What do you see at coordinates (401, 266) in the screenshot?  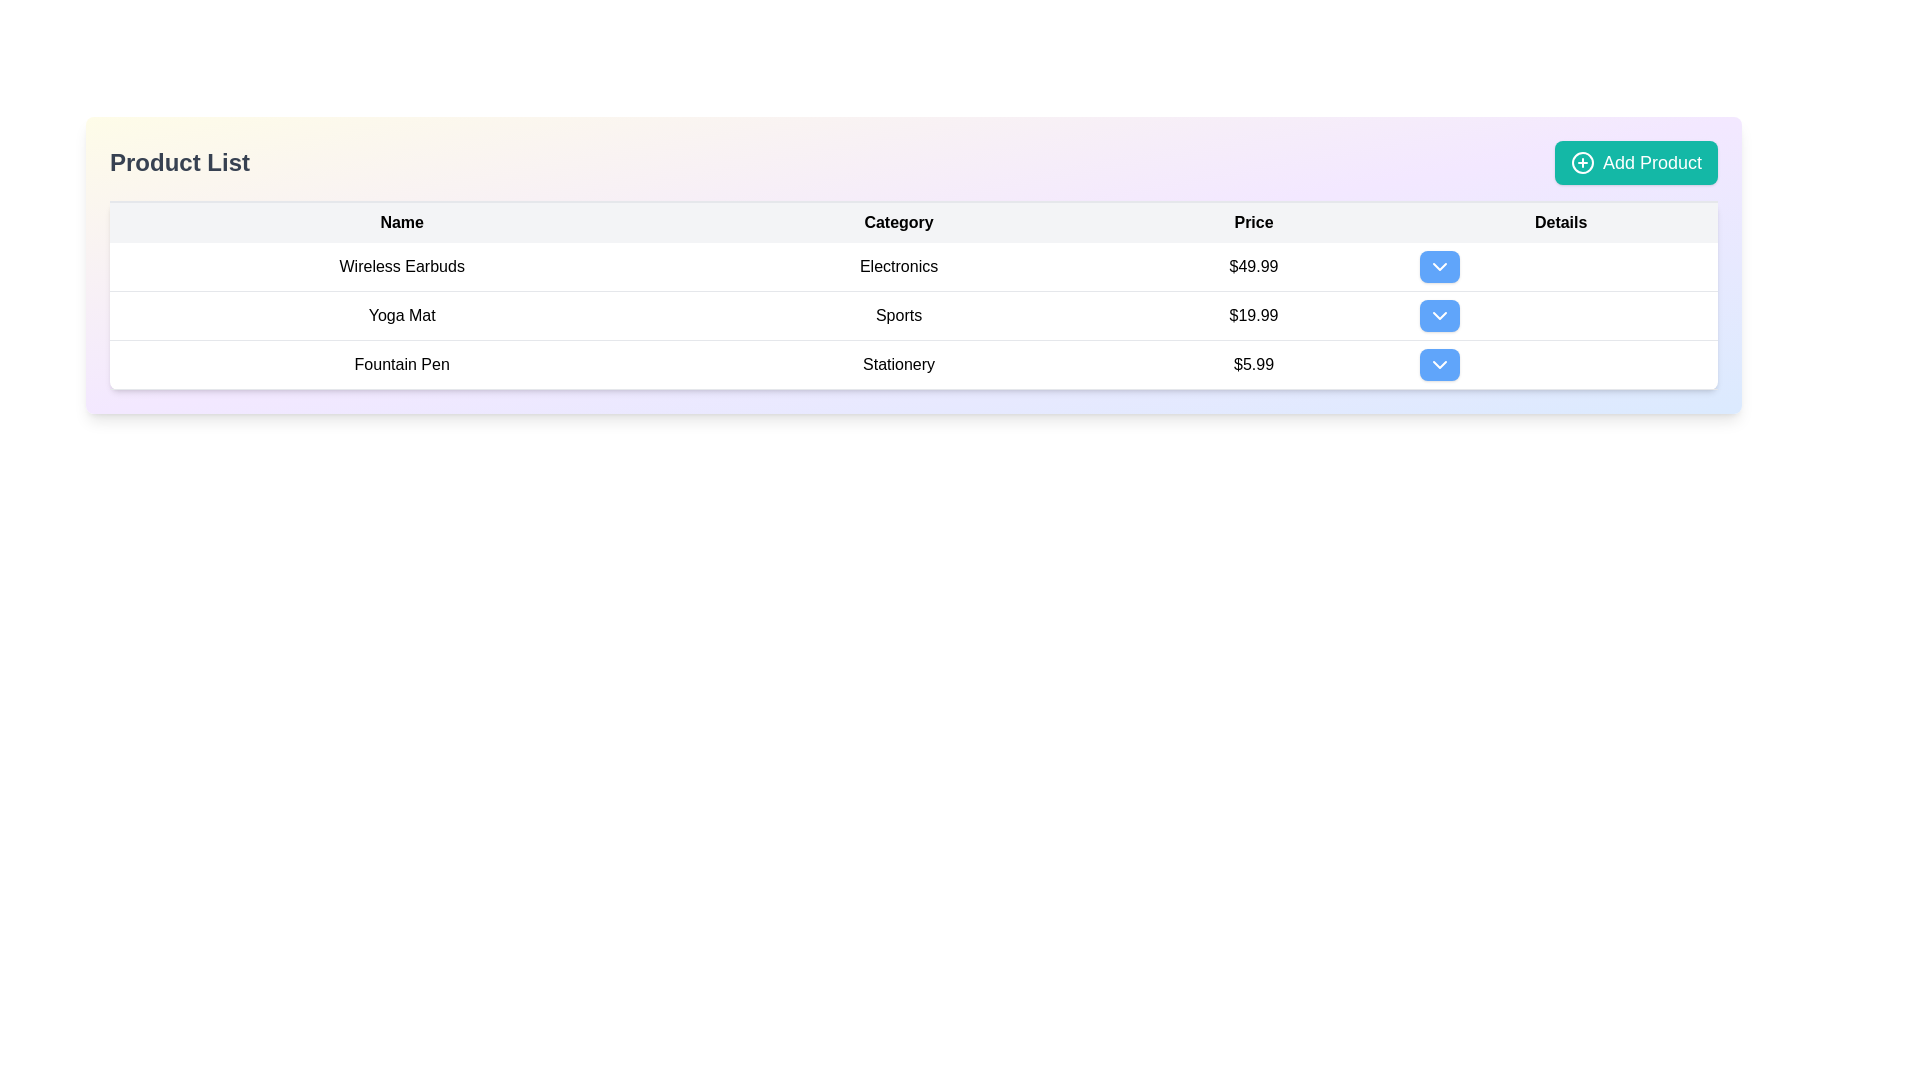 I see `the text label displaying 'Wireless Earbuds', which is positioned in the 'Name' column of a table row under the 'Name' column header` at bounding box center [401, 266].